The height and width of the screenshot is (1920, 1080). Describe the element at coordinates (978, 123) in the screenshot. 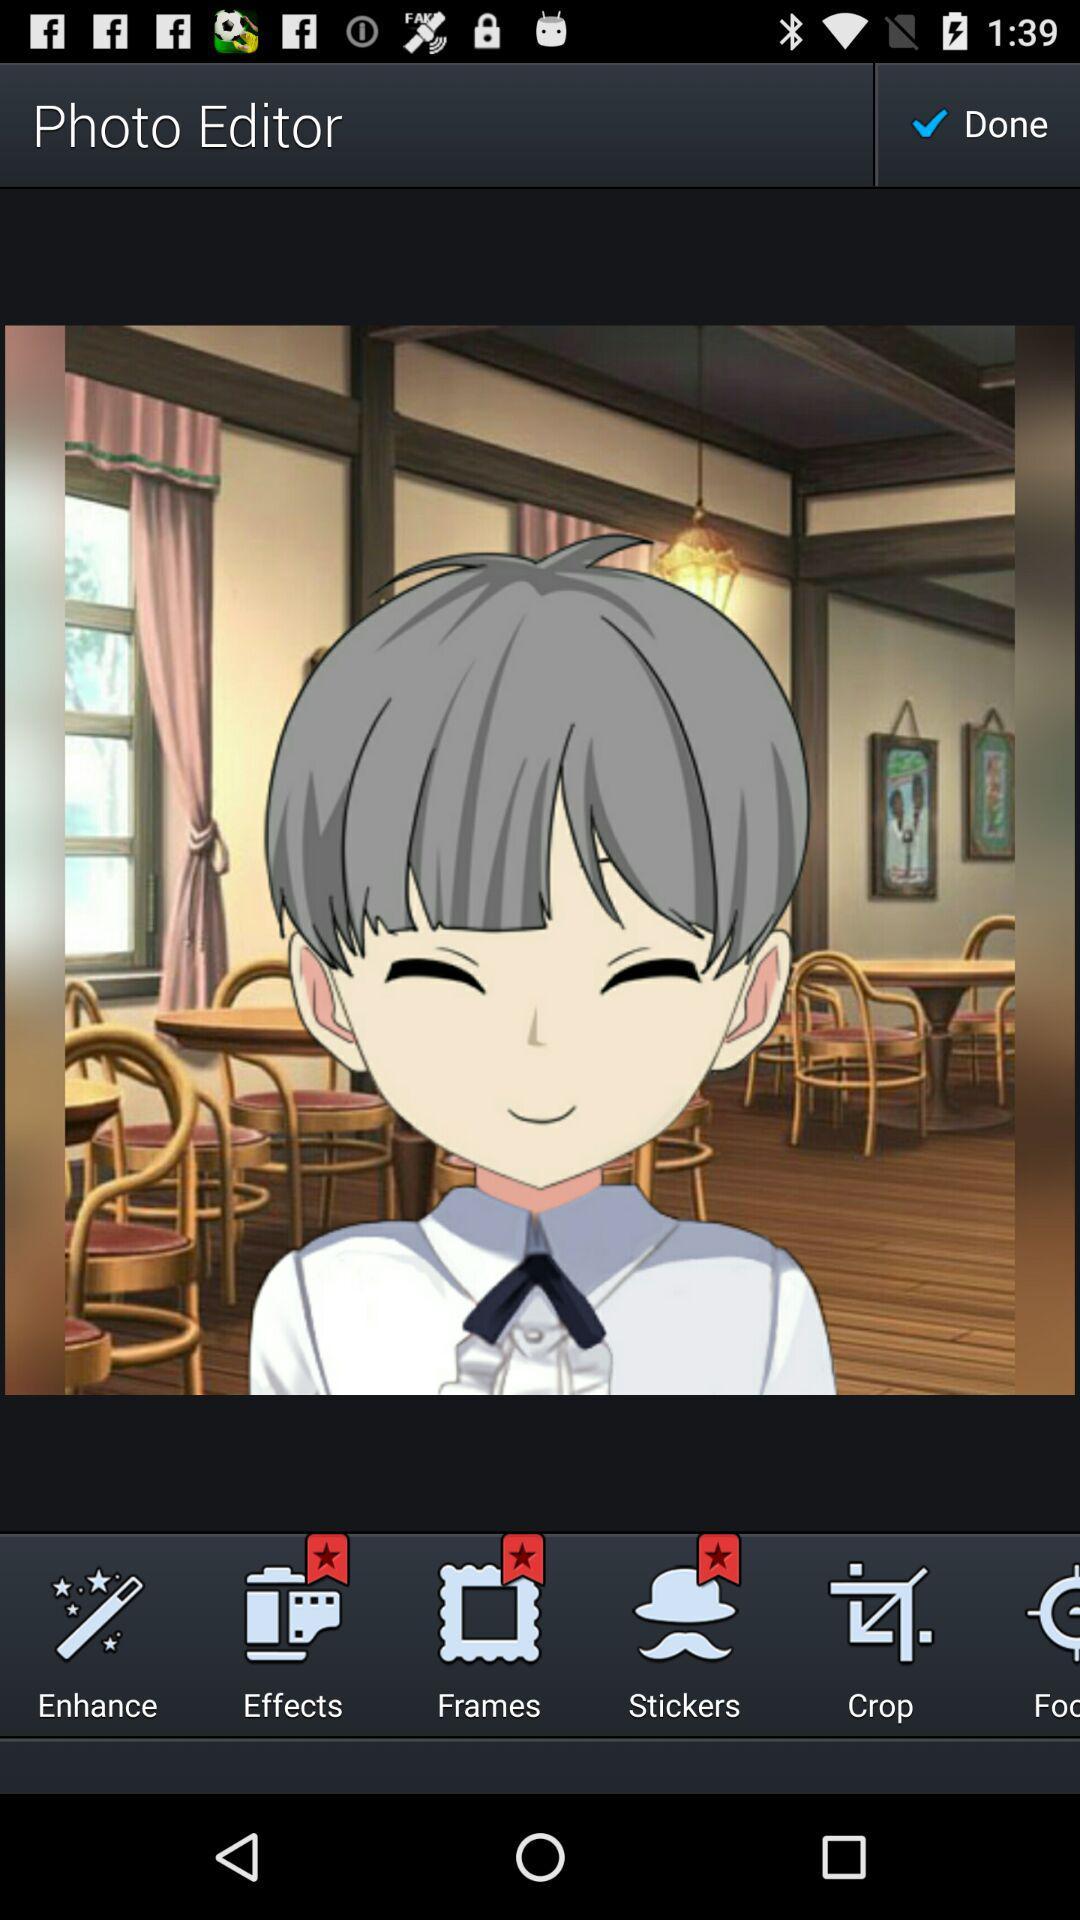

I see `text next to photo editor` at that location.